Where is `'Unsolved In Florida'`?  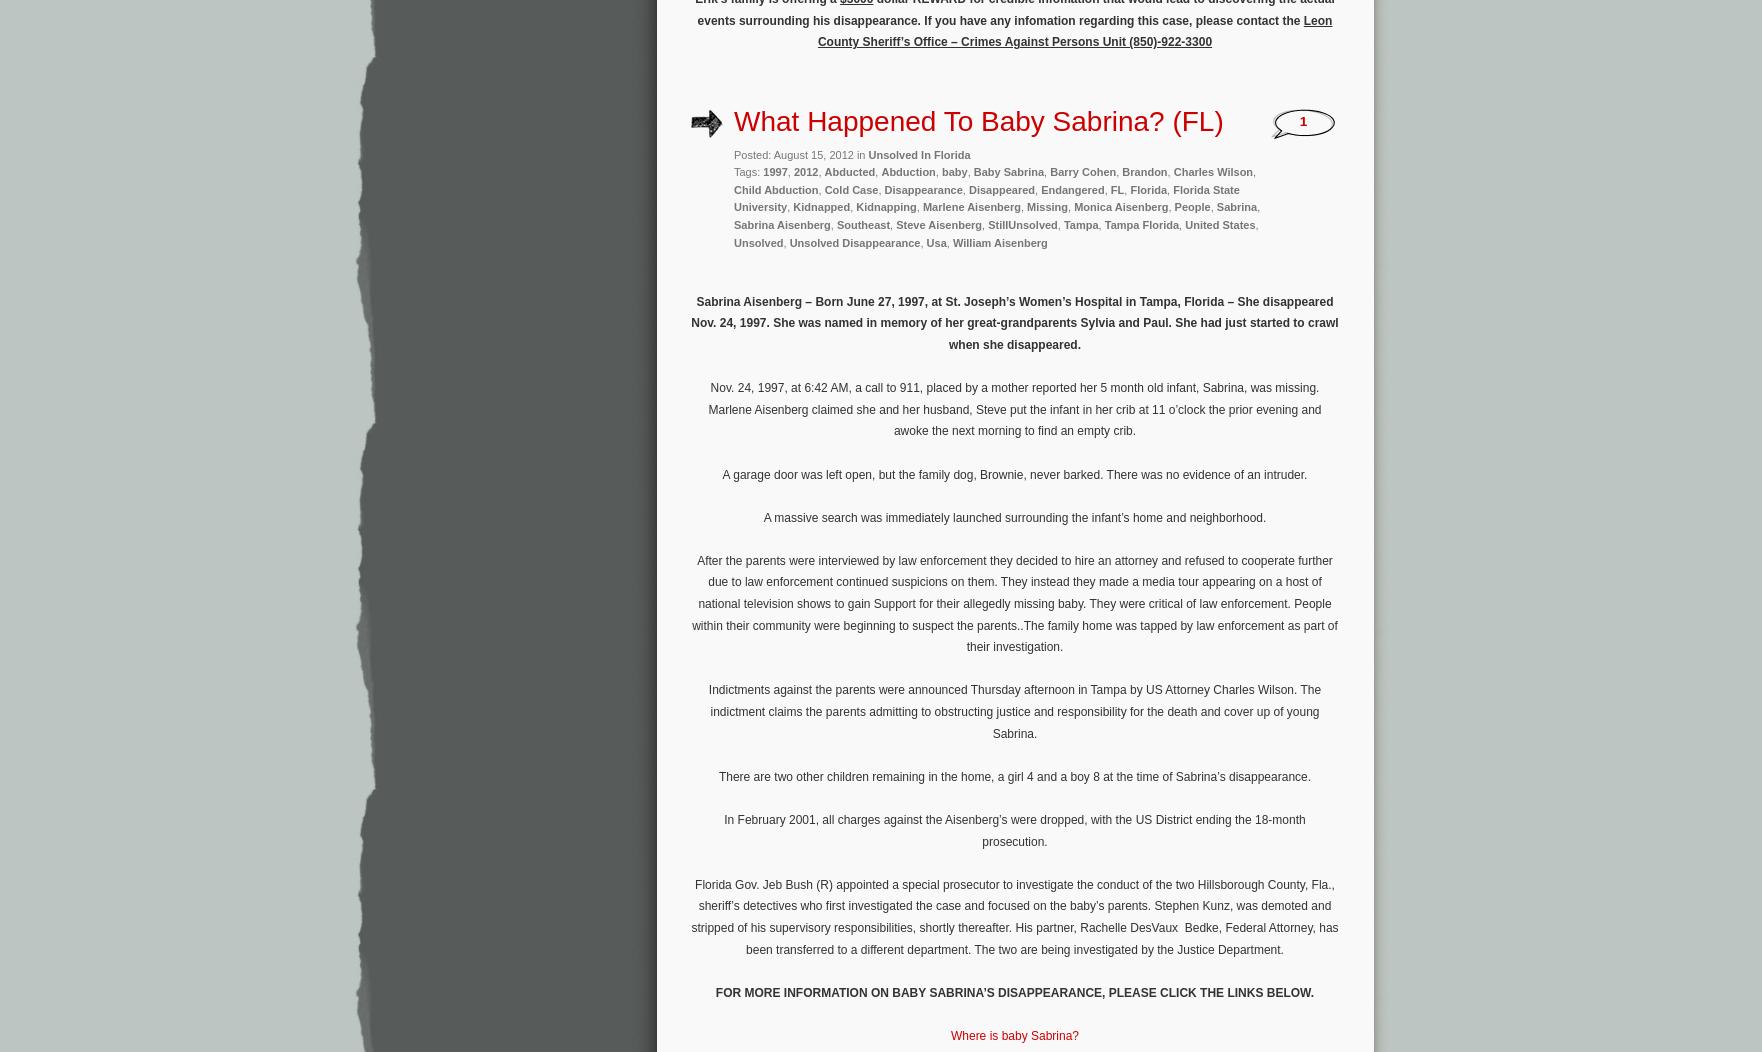
'Unsolved In Florida' is located at coordinates (919, 153).